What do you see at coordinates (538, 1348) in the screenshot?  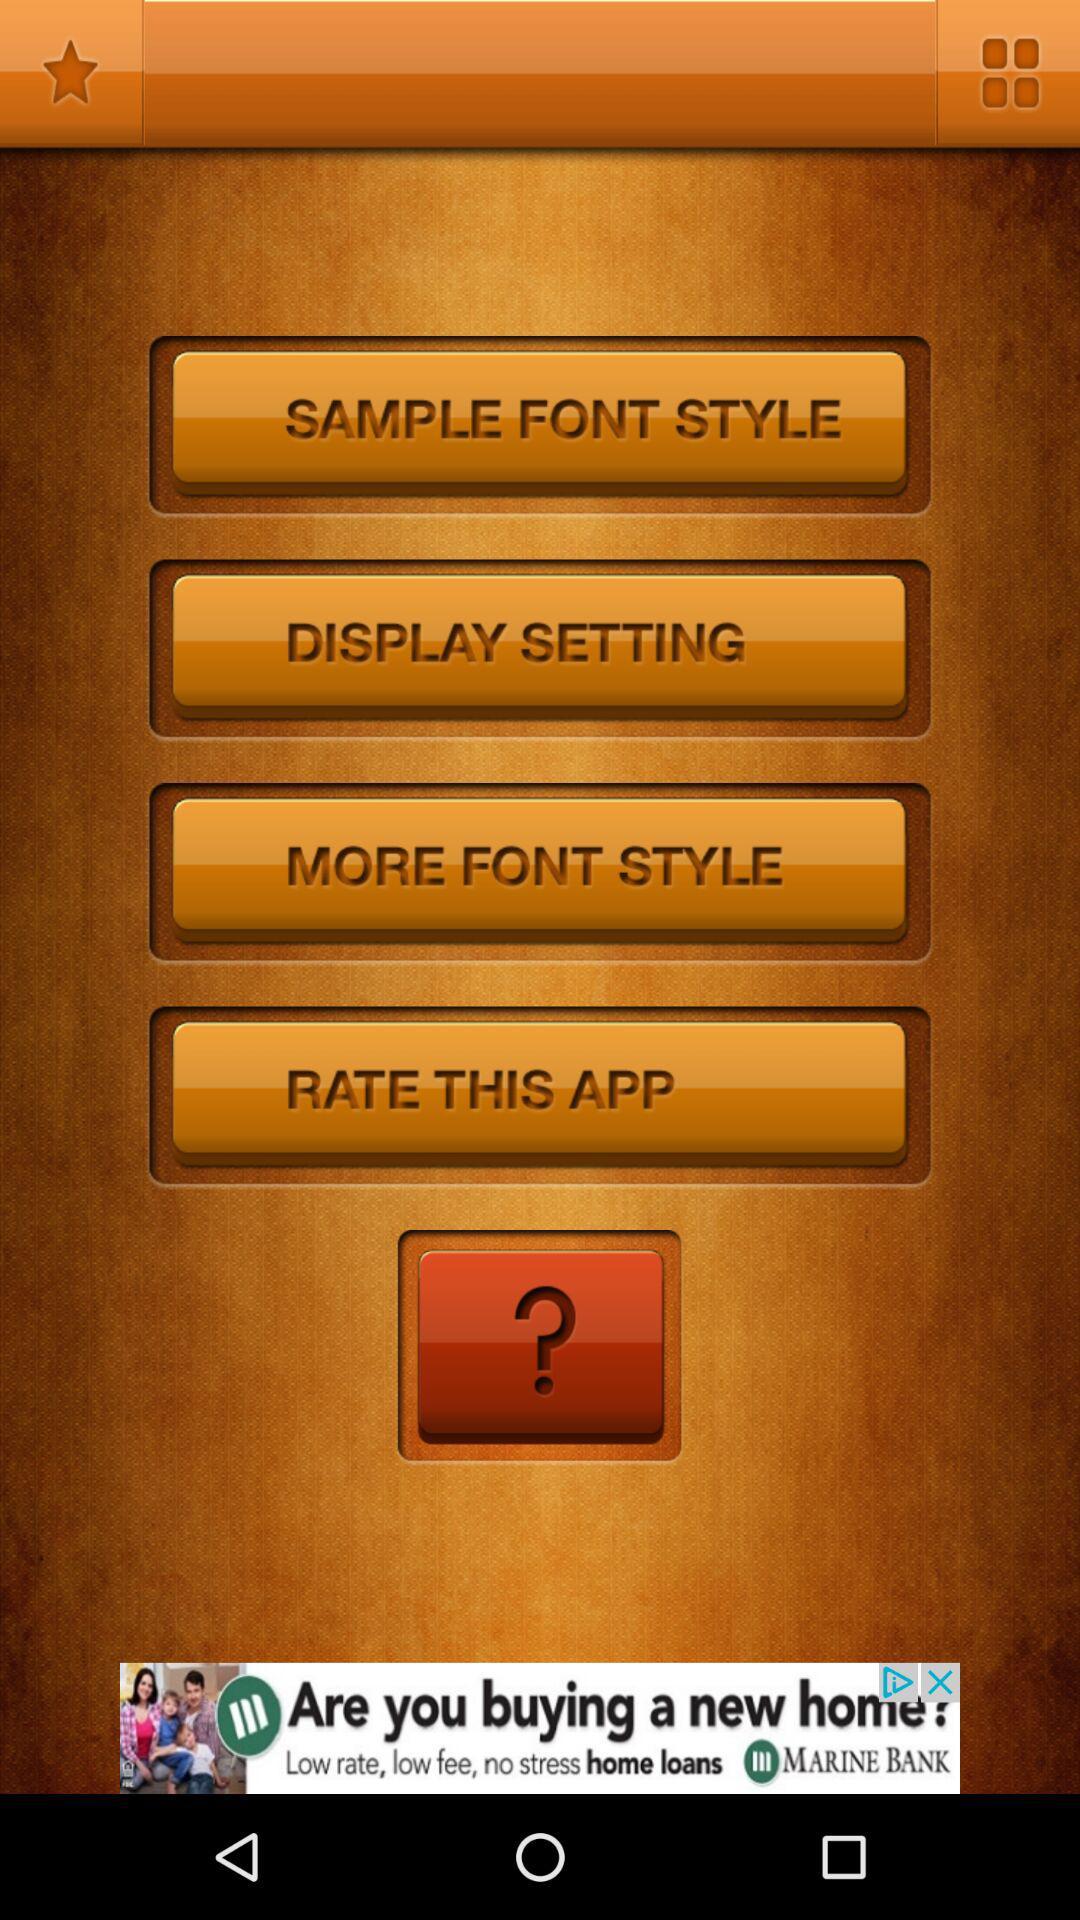 I see `help` at bounding box center [538, 1348].